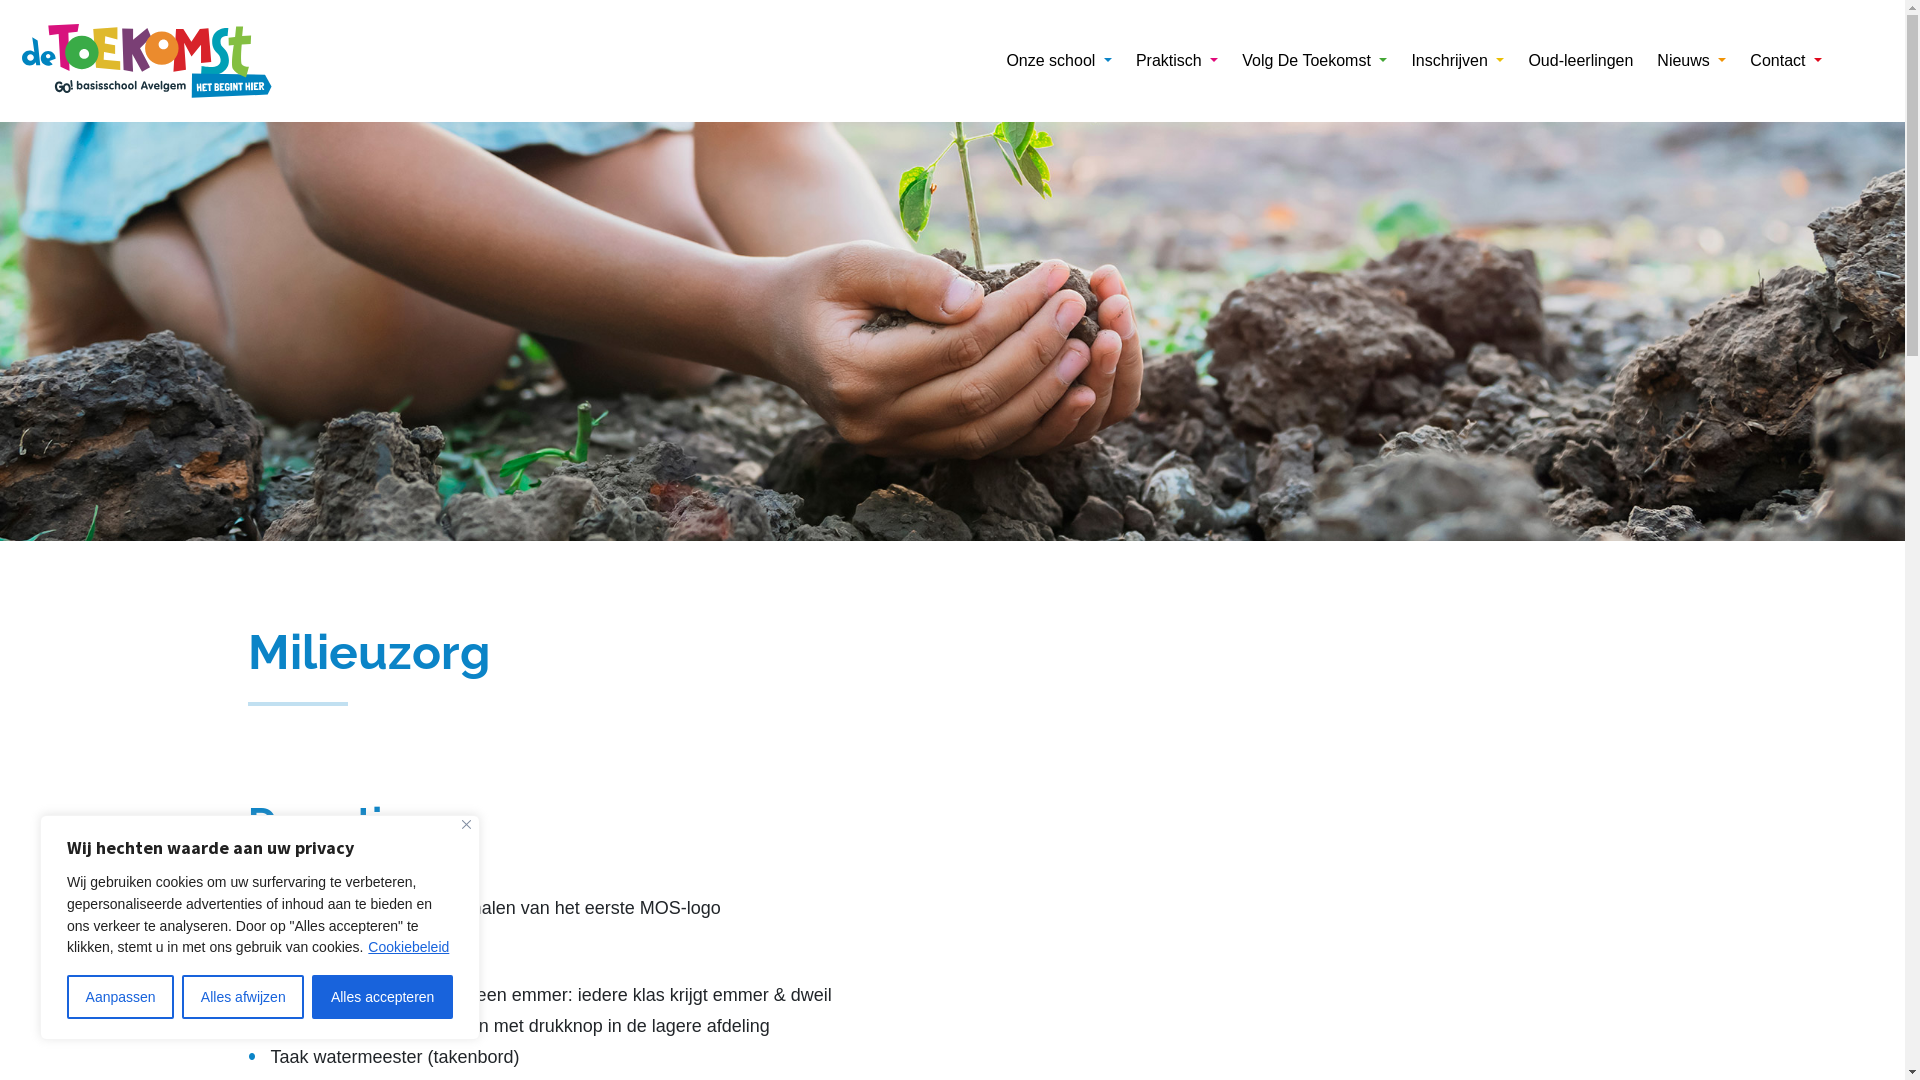  What do you see at coordinates (1228, 60) in the screenshot?
I see `'Volg De Toekomst'` at bounding box center [1228, 60].